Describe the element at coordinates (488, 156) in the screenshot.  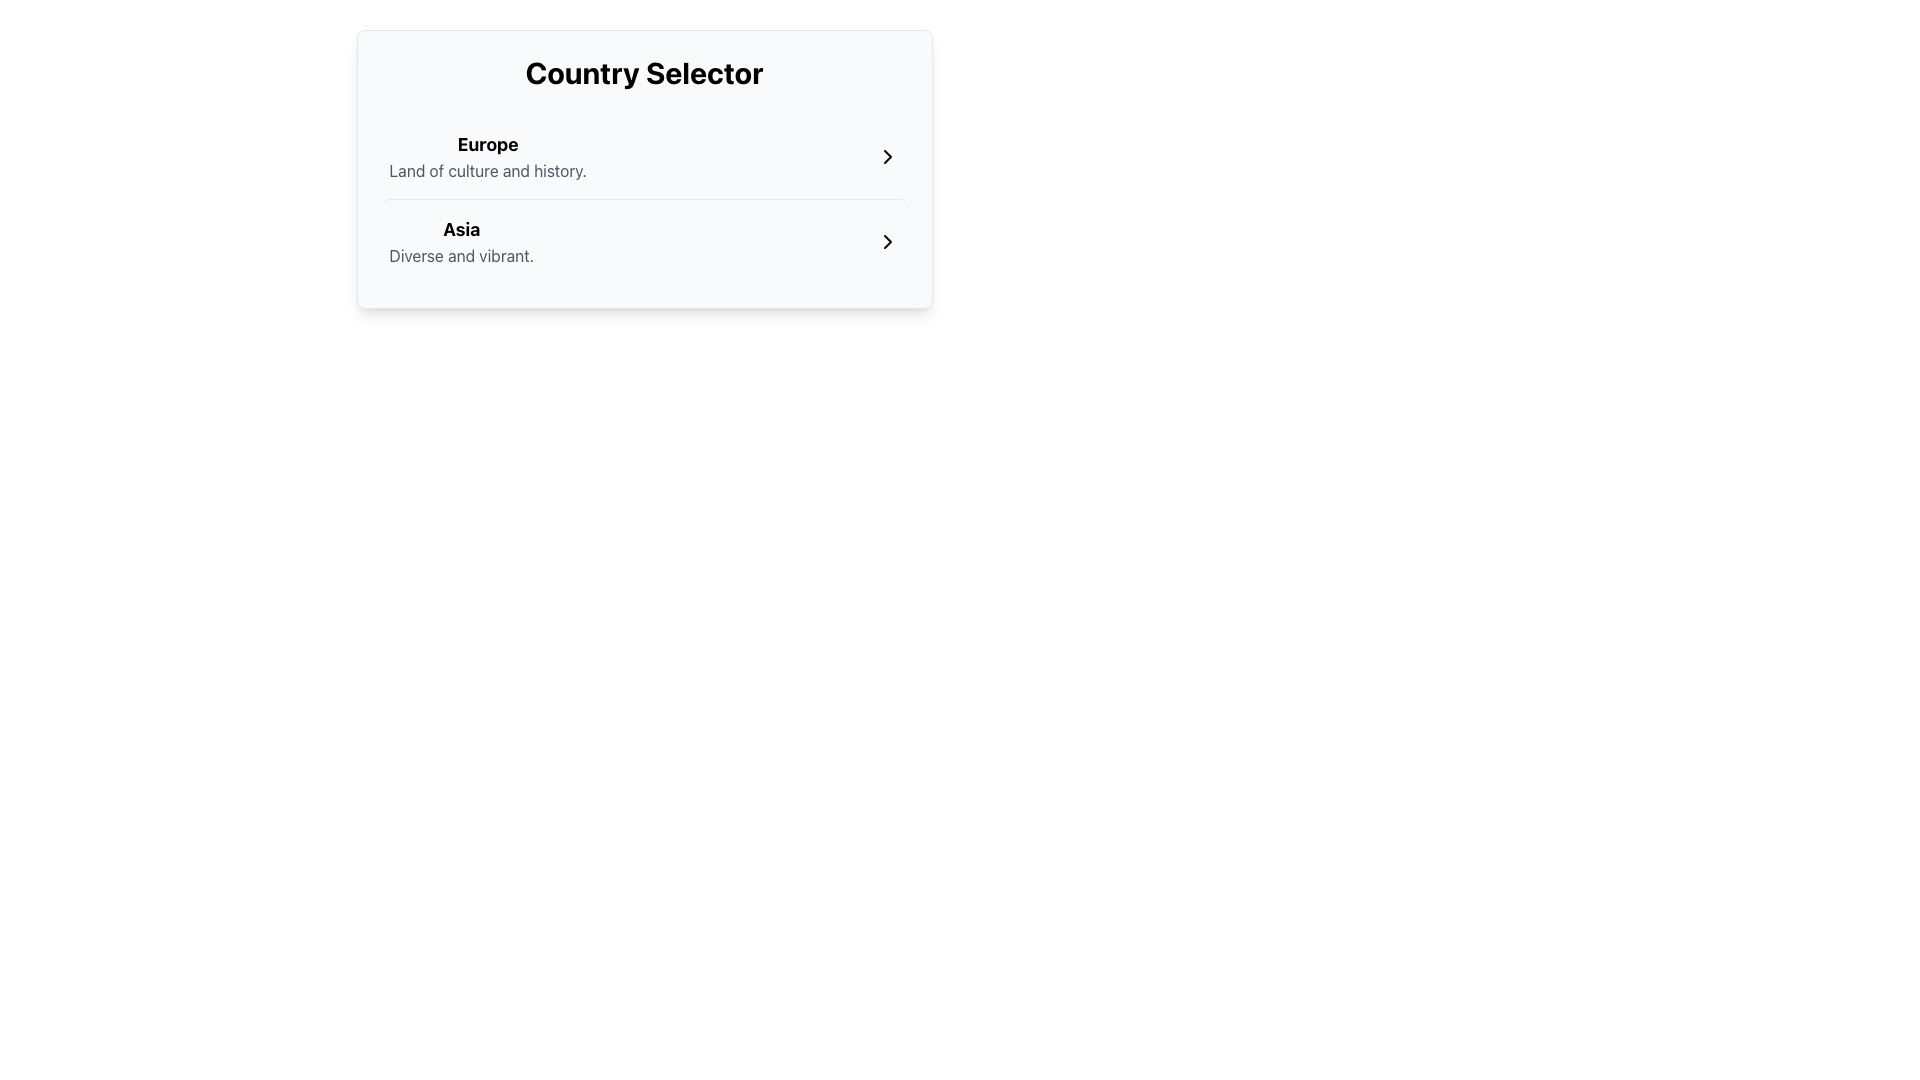
I see `the first list item that serves as a descriptor for the 'Europe' continent, which is part of the 'Country Selector' list` at that location.